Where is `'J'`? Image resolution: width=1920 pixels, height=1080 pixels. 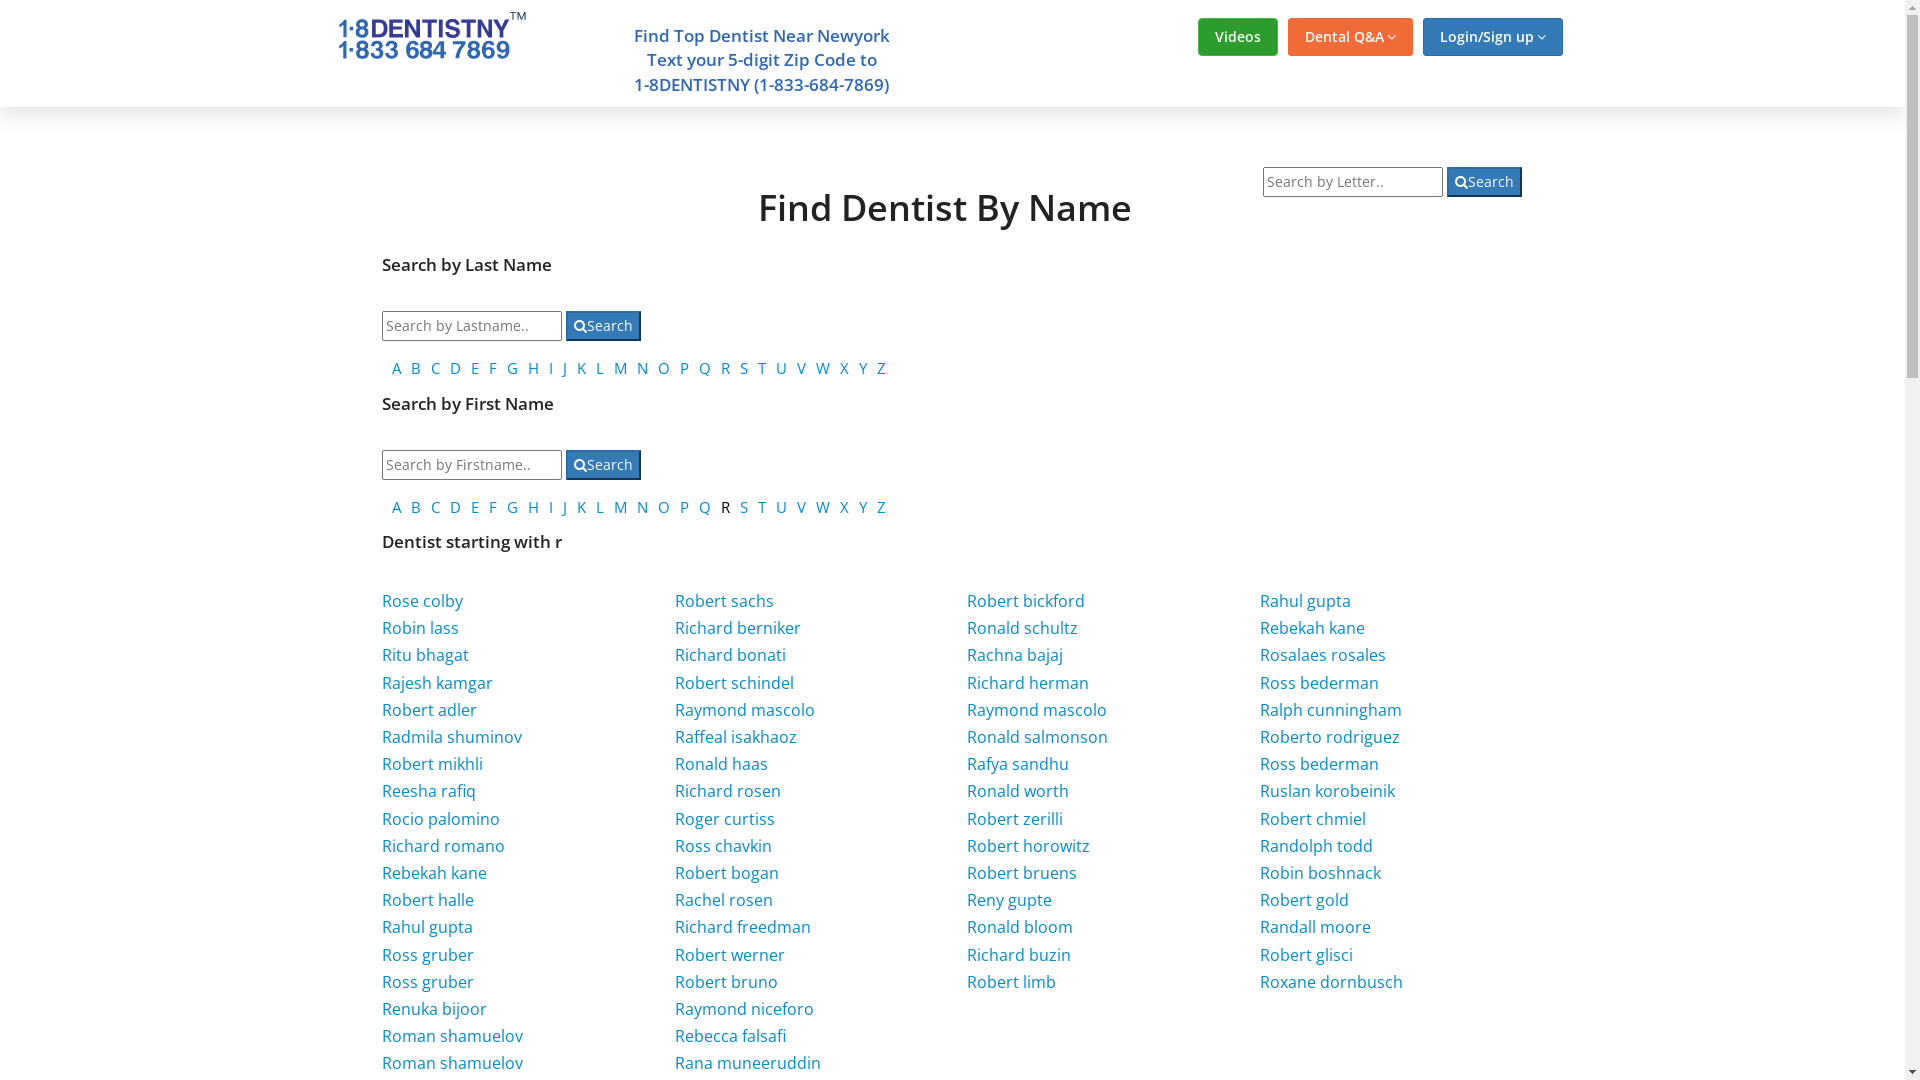
'J' is located at coordinates (564, 367).